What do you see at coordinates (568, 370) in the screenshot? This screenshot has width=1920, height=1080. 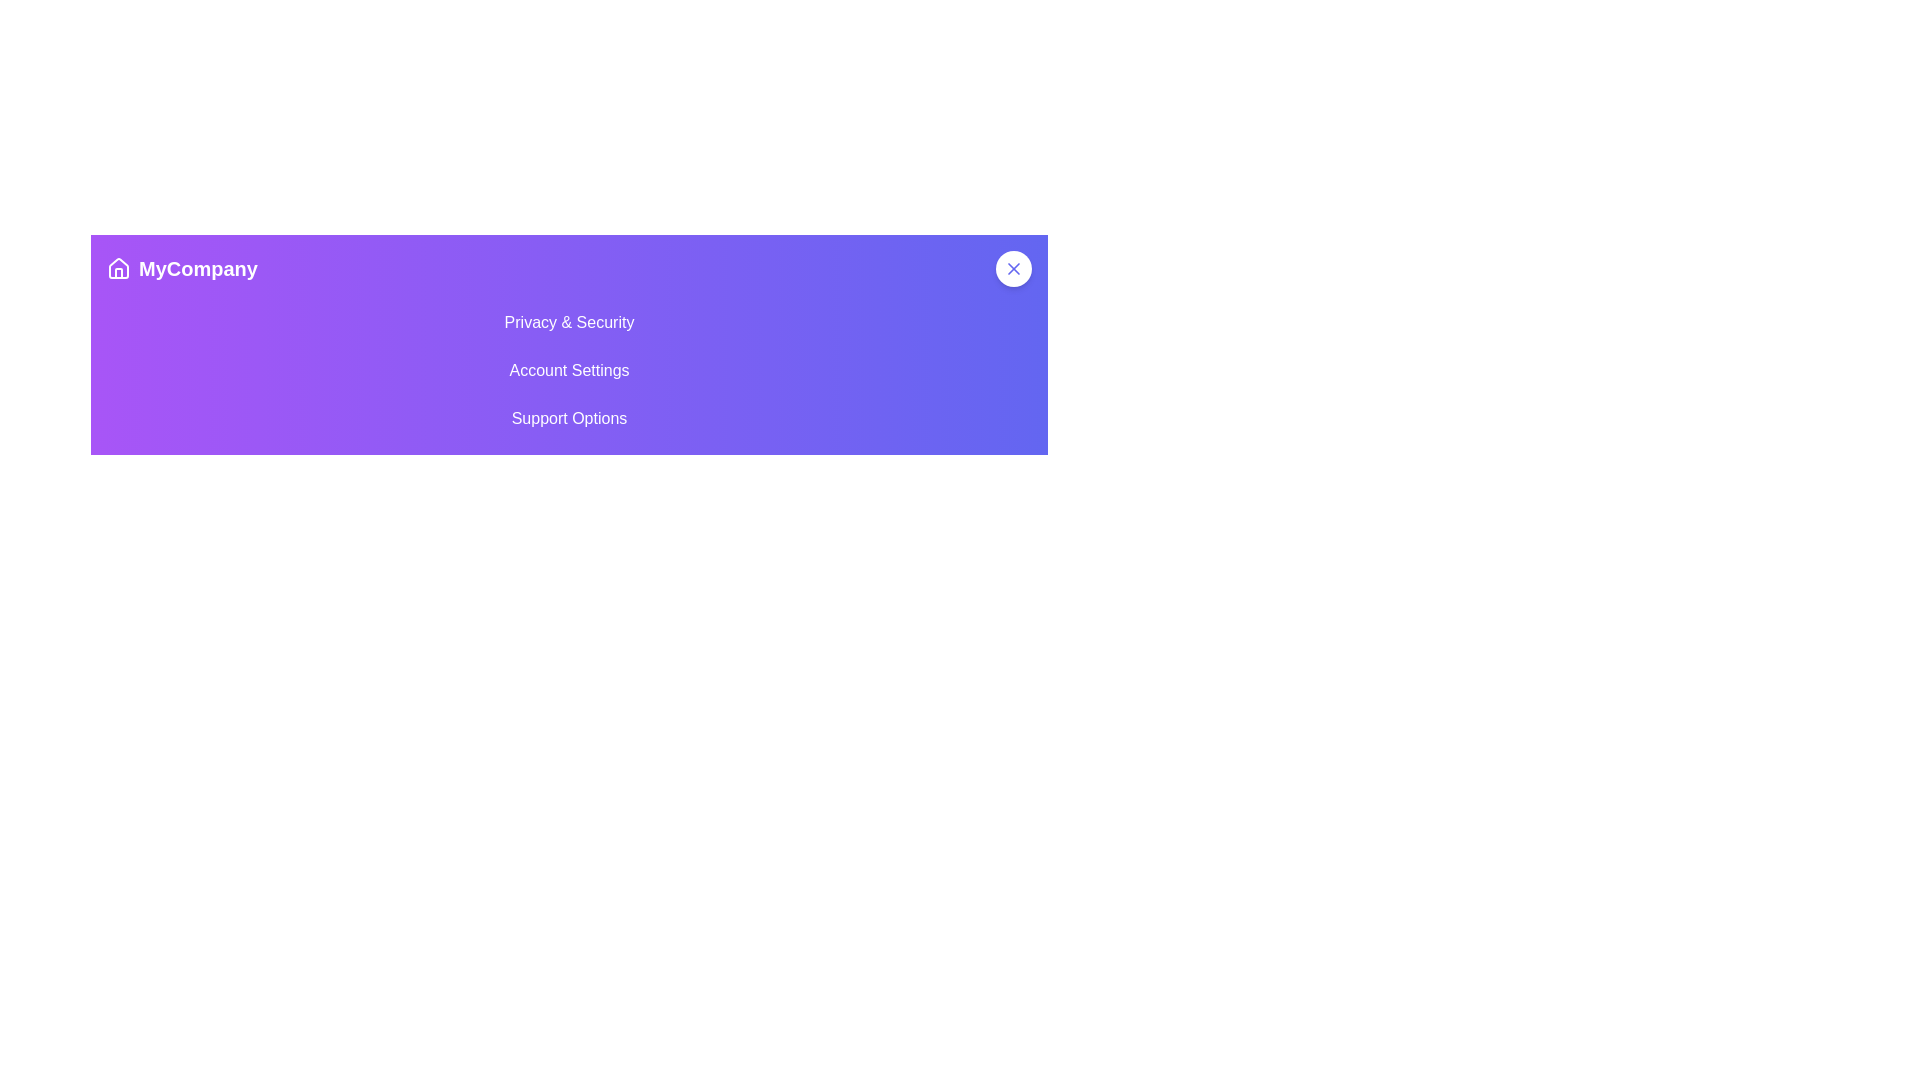 I see `the 'Account Settings' option, which is displayed in white font on a purple bar` at bounding box center [568, 370].